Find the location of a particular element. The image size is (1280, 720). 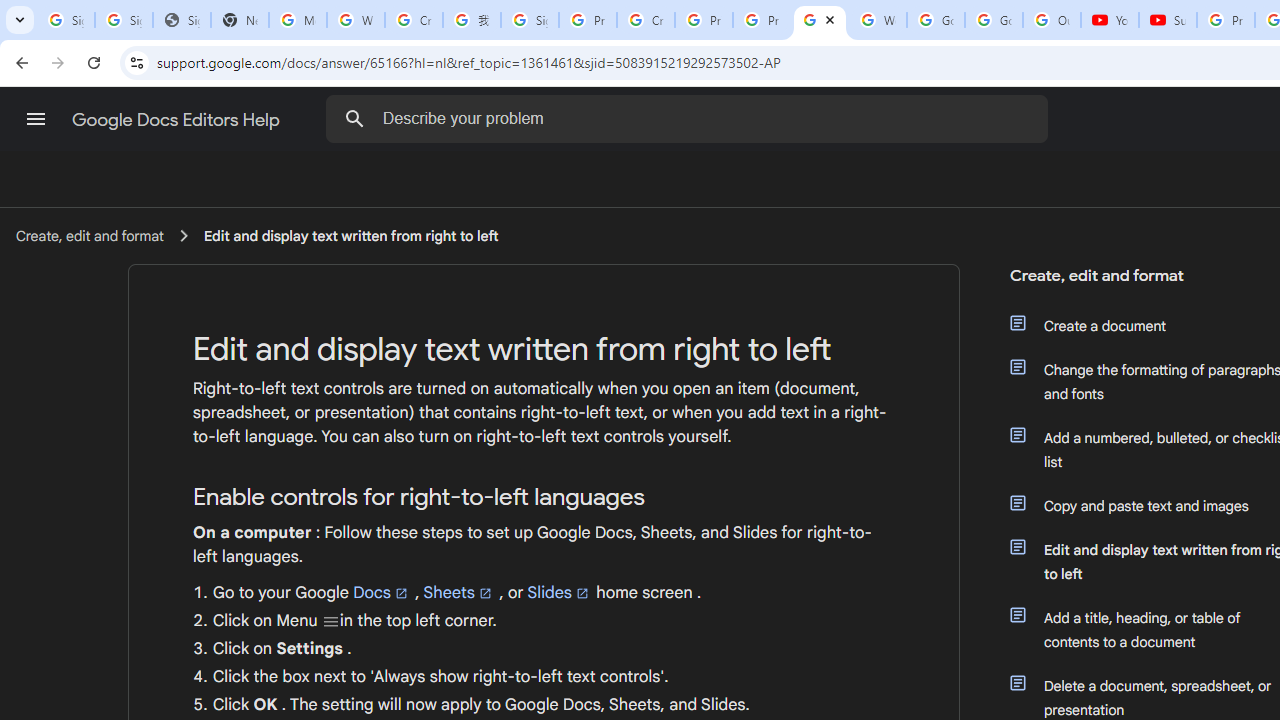

'Edit and view right-to-left text - Google Docs Editors Help' is located at coordinates (819, 20).